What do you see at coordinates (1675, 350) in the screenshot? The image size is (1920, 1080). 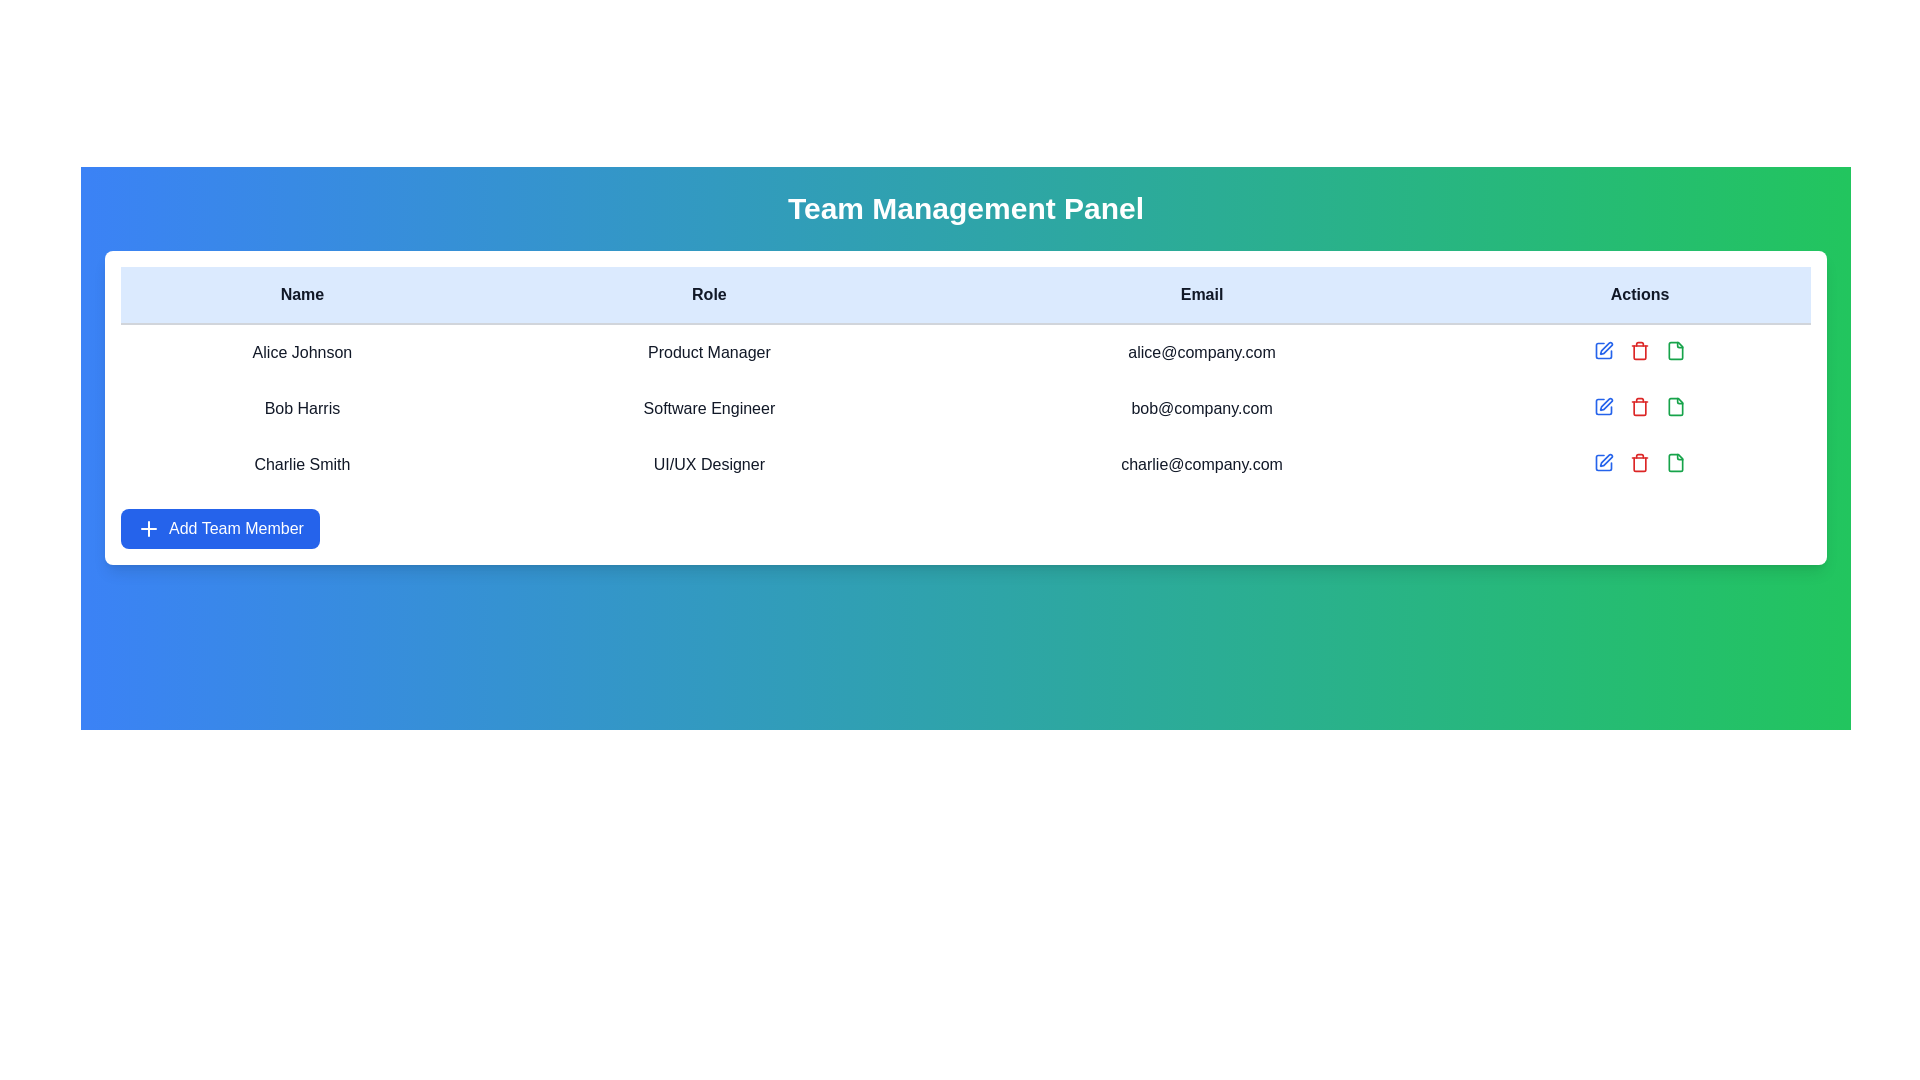 I see `the gray file icon with a folded top-right corner located in the 'Actions' column of the last row of the data table` at bounding box center [1675, 350].